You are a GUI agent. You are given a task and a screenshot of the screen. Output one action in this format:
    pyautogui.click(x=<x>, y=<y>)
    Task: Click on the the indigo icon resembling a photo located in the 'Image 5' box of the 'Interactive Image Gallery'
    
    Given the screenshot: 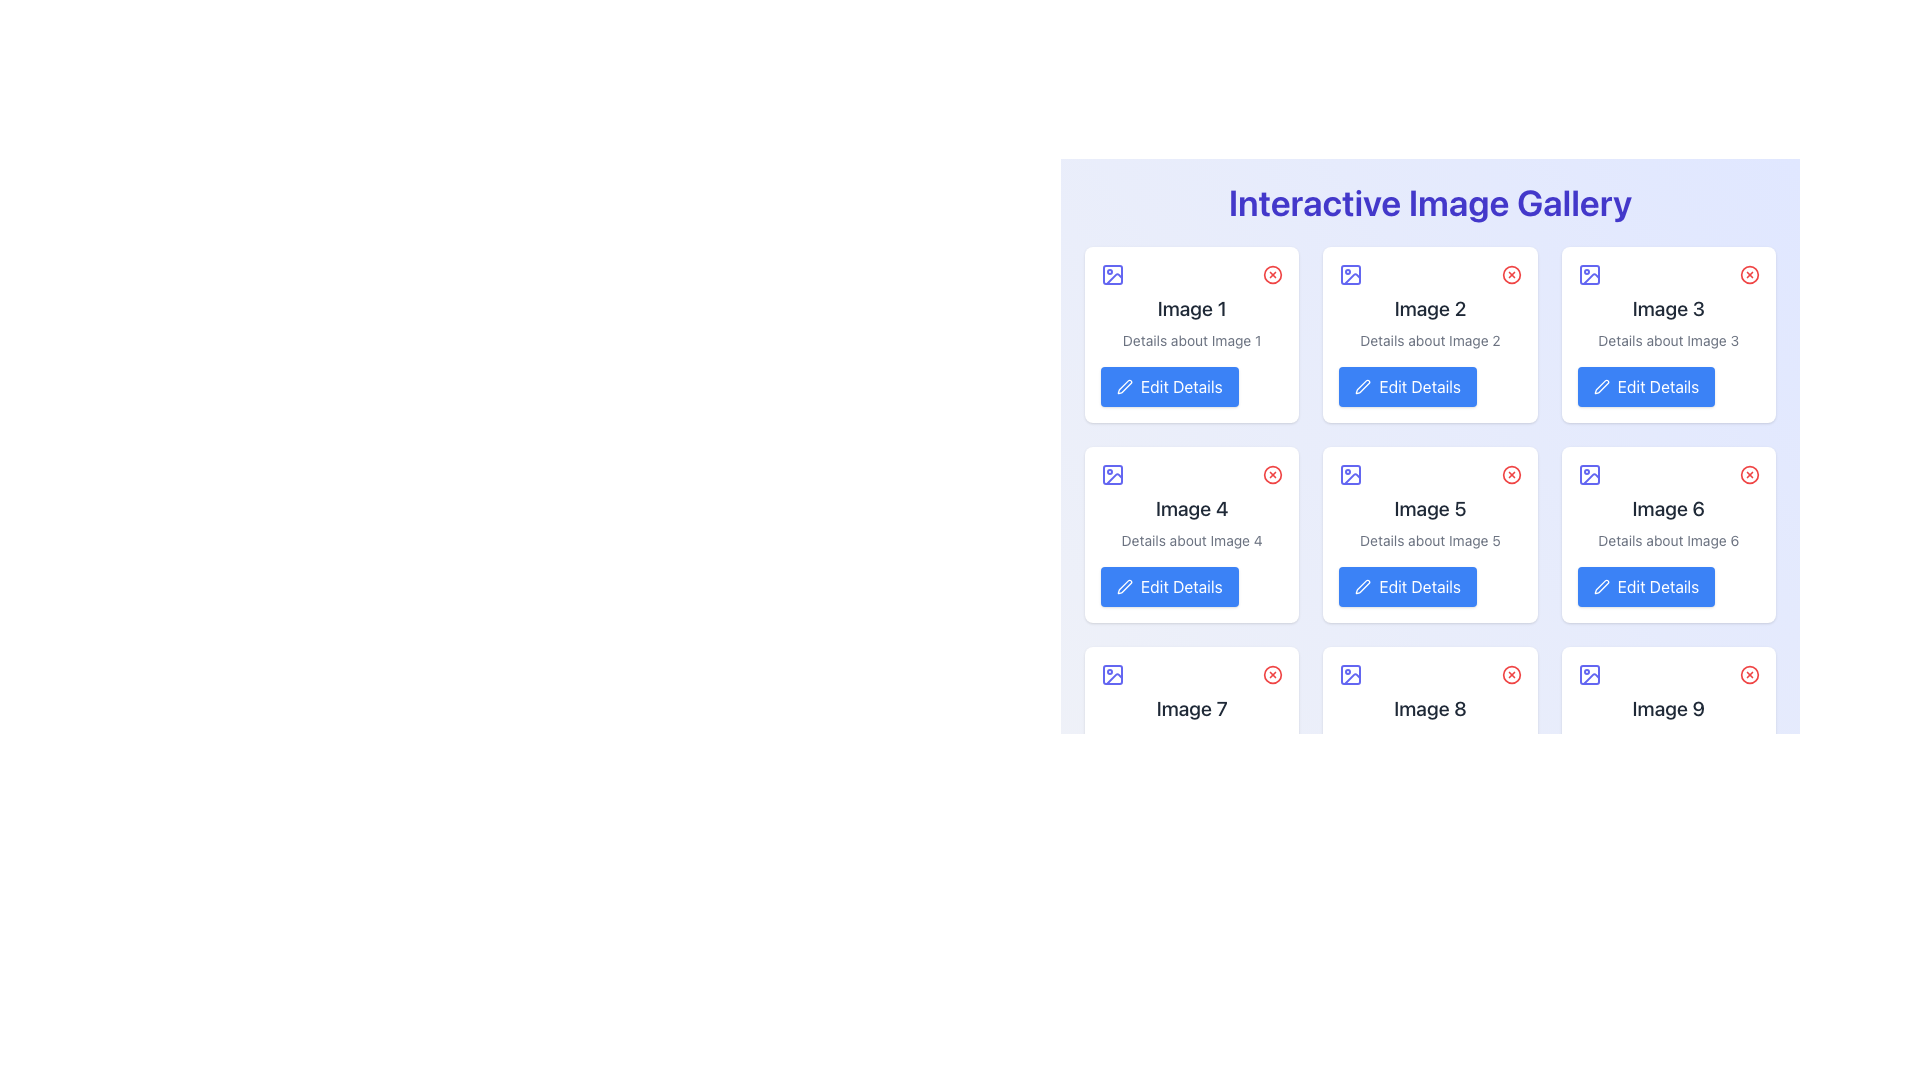 What is the action you would take?
    pyautogui.click(x=1351, y=474)
    